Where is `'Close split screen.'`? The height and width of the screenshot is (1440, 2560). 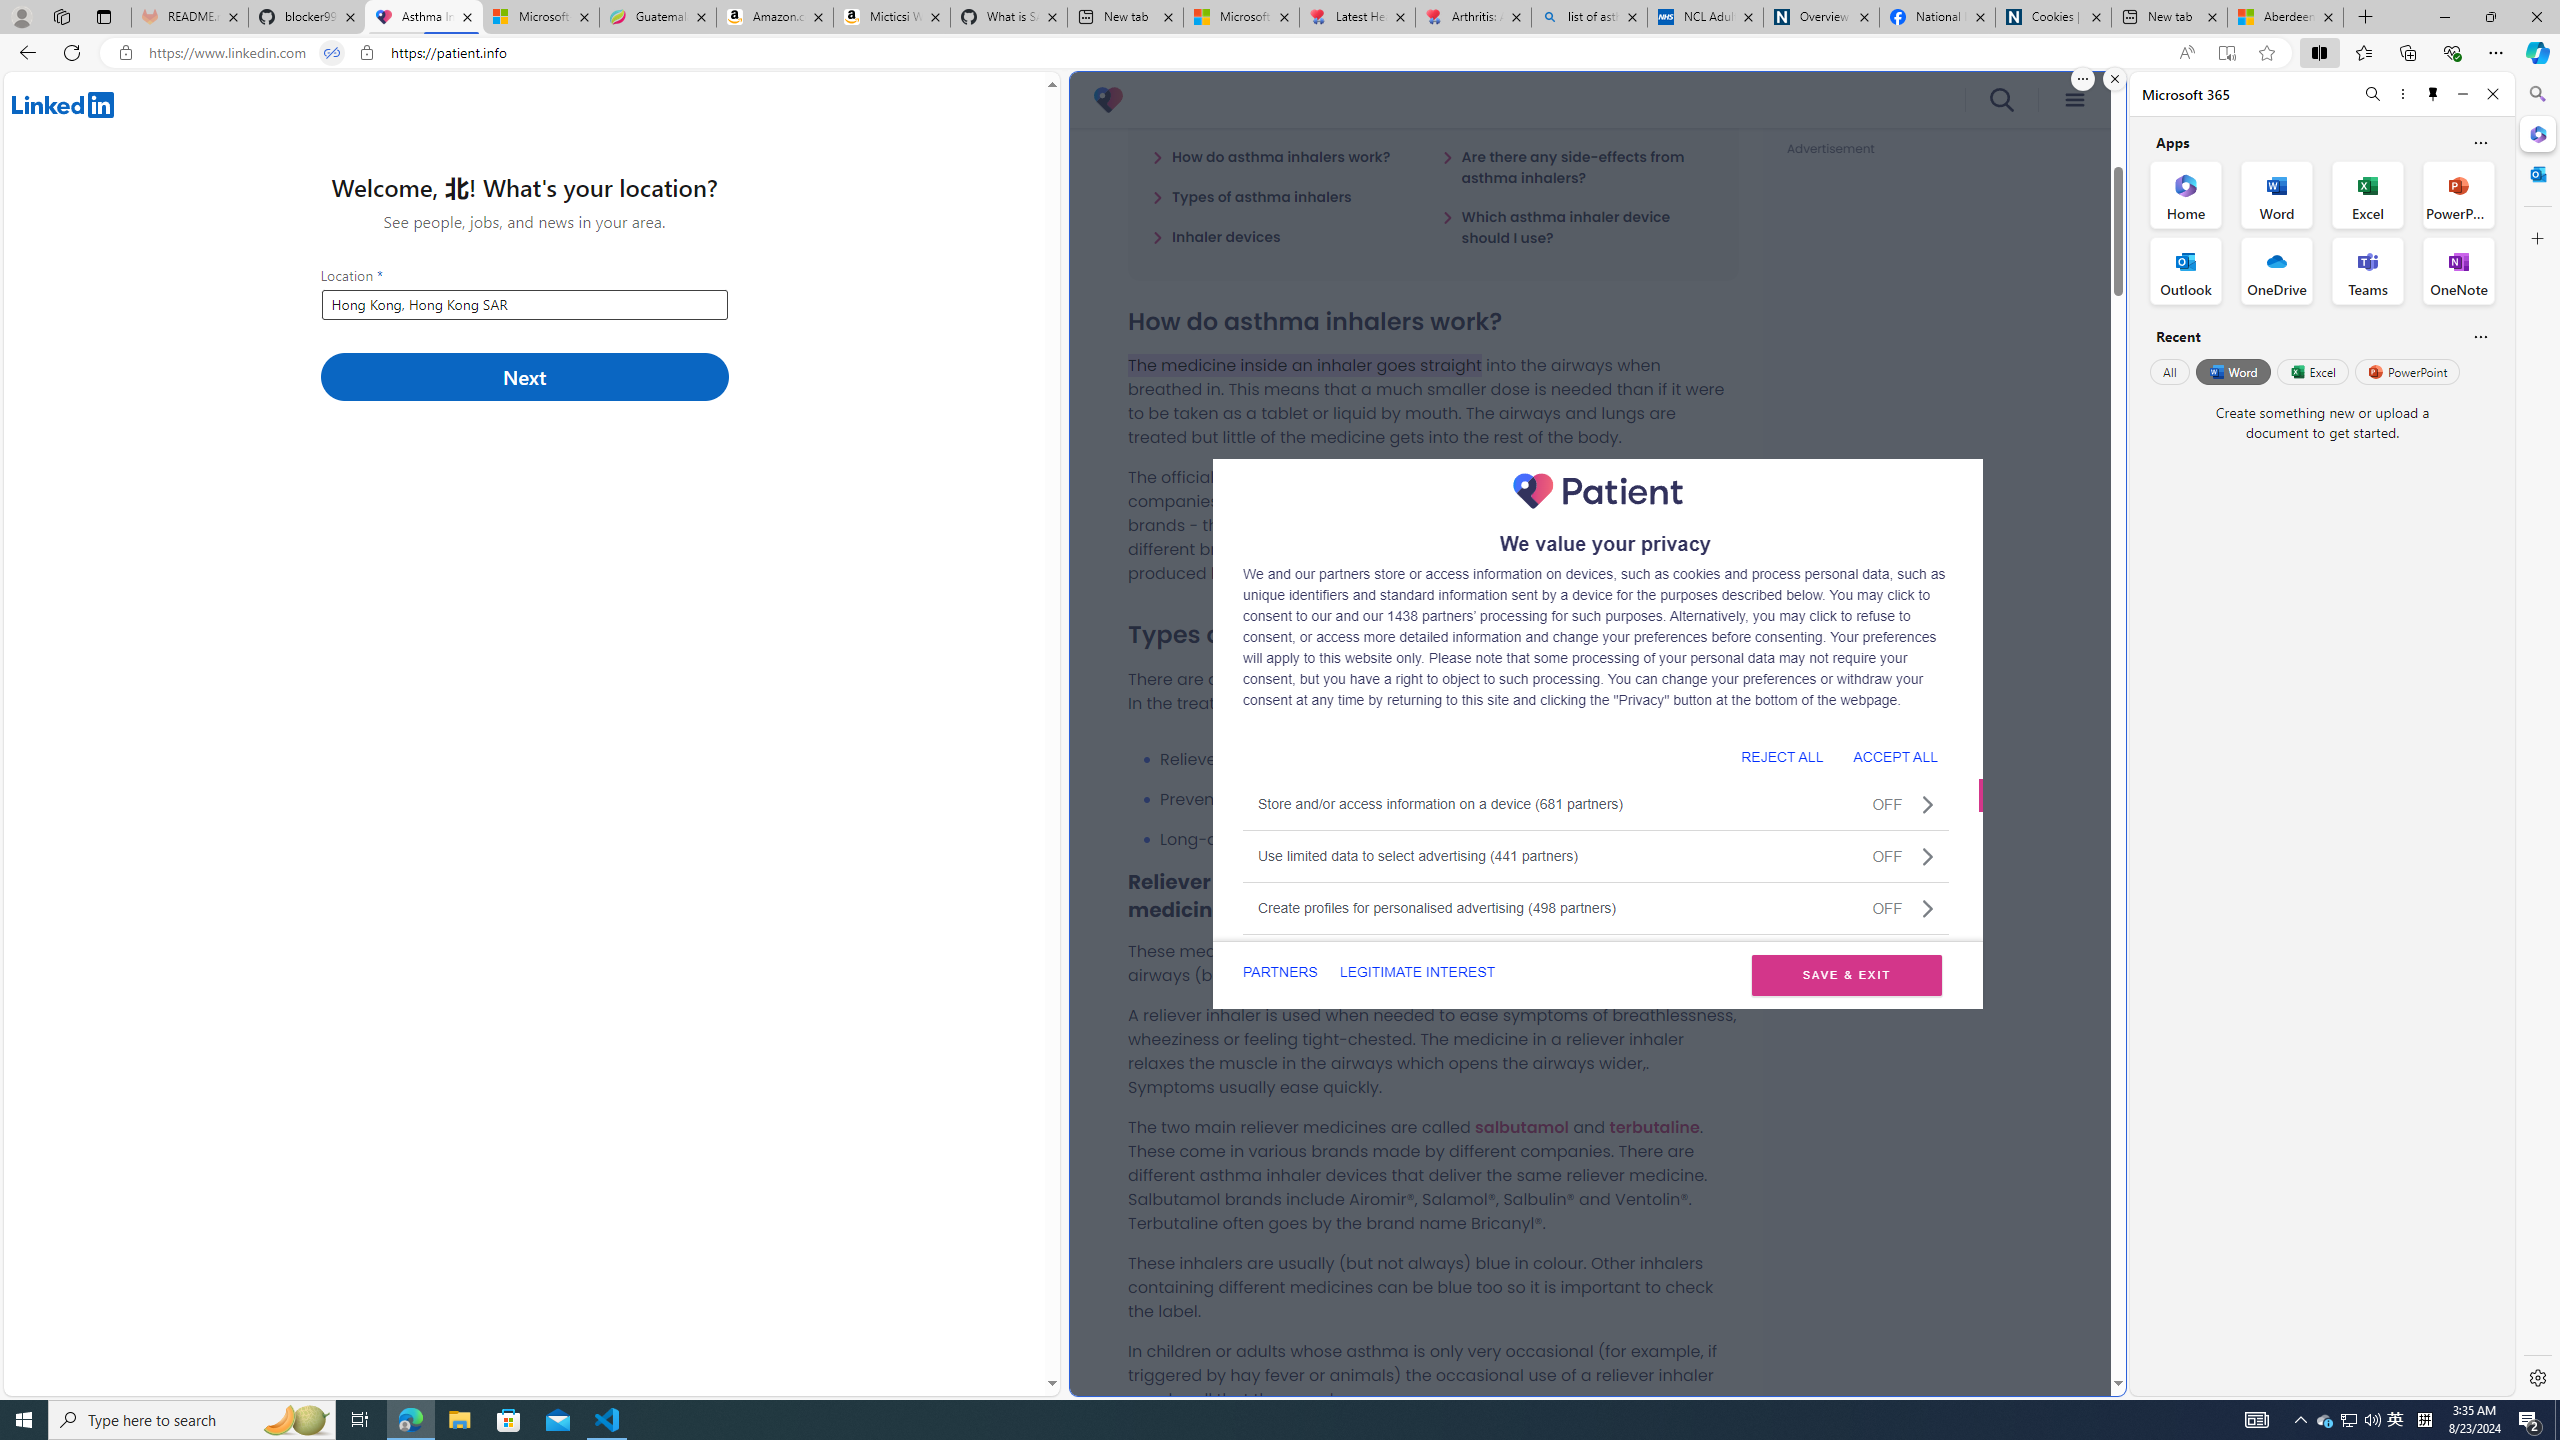 'Close split screen.' is located at coordinates (2113, 78).